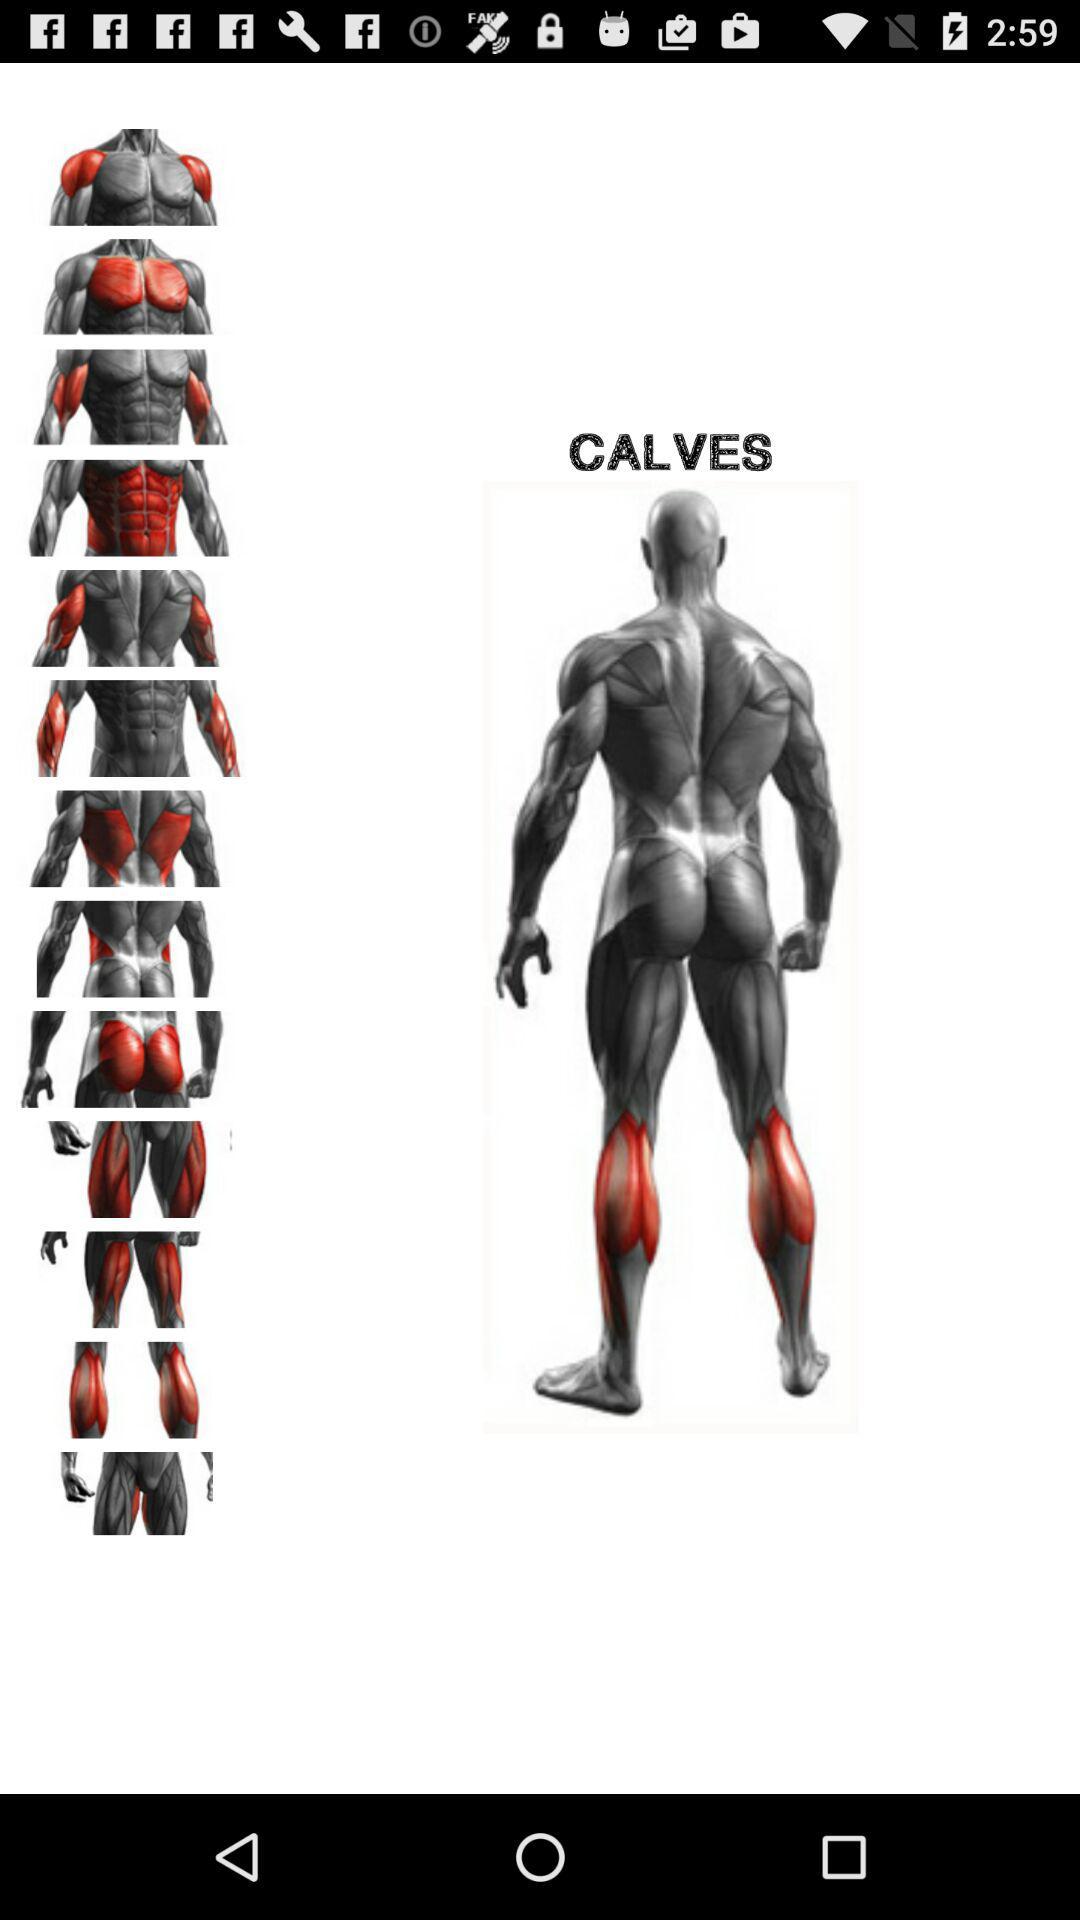 Image resolution: width=1080 pixels, height=1920 pixels. What do you see at coordinates (131, 1382) in the screenshot?
I see `calves` at bounding box center [131, 1382].